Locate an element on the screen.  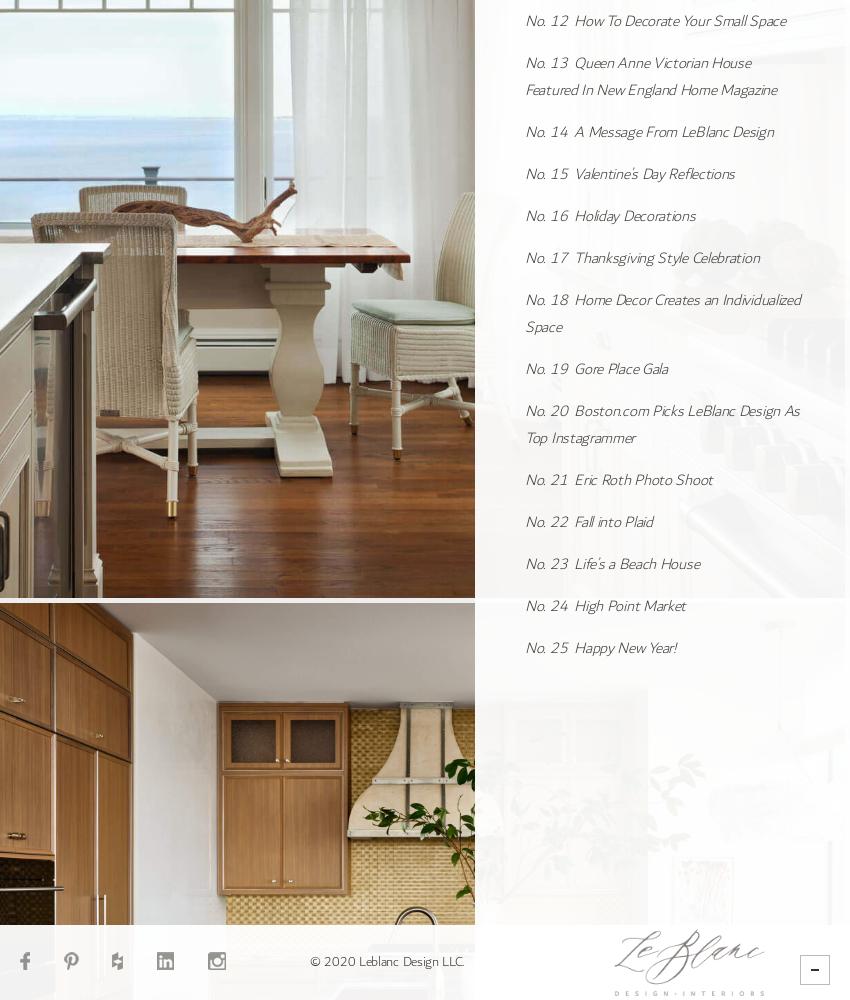
'Fall into Plaid' is located at coordinates (612, 521).